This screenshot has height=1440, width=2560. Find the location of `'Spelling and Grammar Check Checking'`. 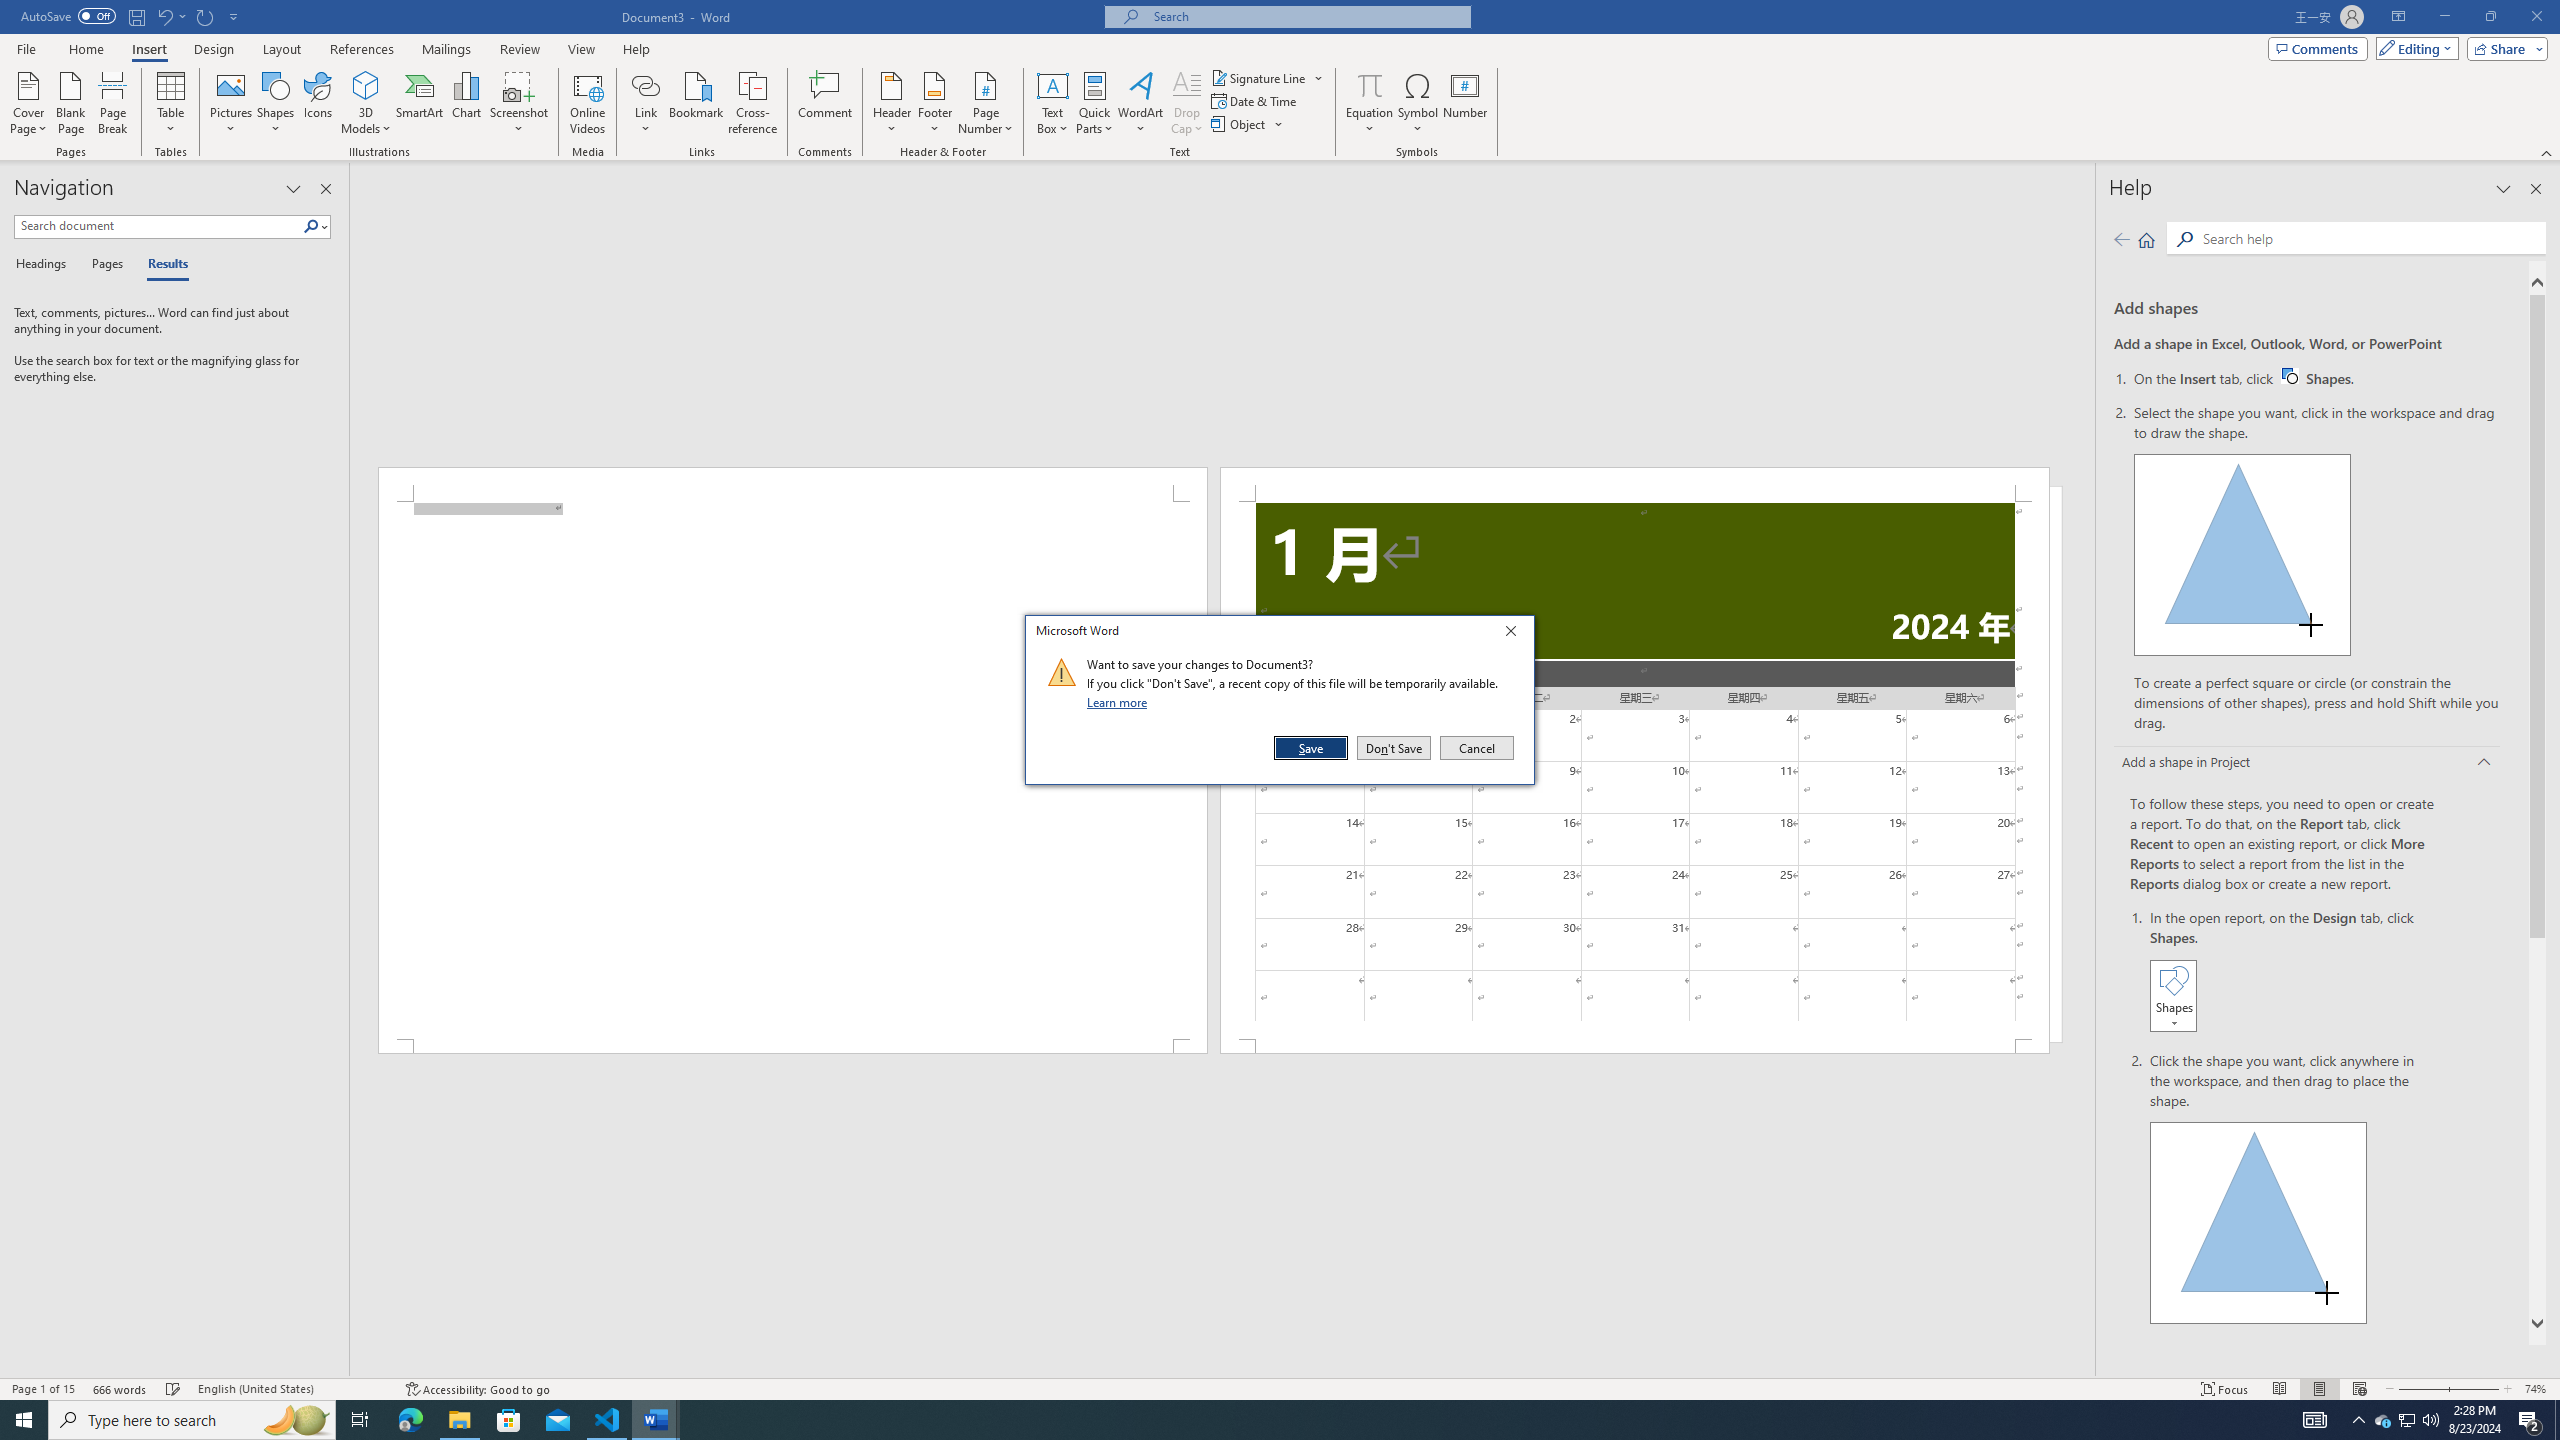

'Spelling and Grammar Check Checking' is located at coordinates (174, 1389).